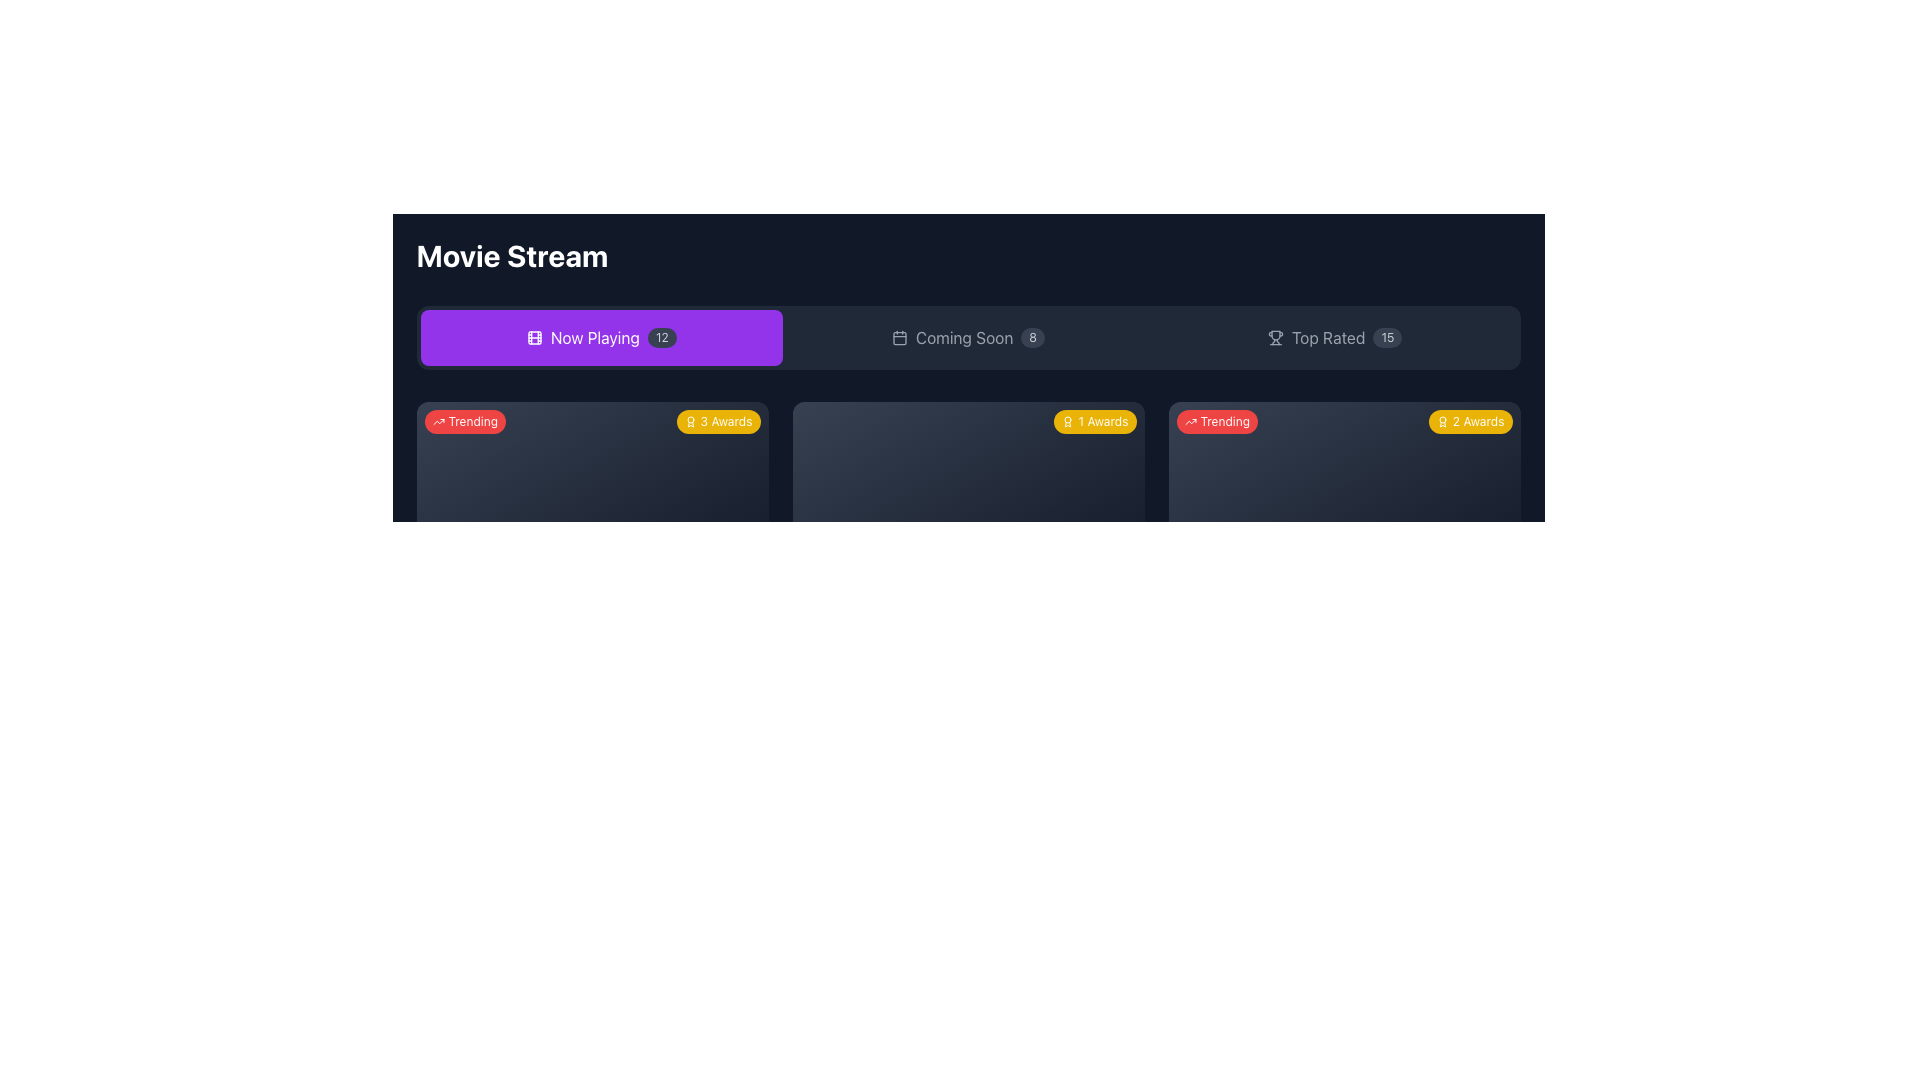 Image resolution: width=1920 pixels, height=1080 pixels. I want to click on the displayed count on the badge showing the number '12', which is located right after the 'Now Playing' button in the main interface, so click(662, 337).